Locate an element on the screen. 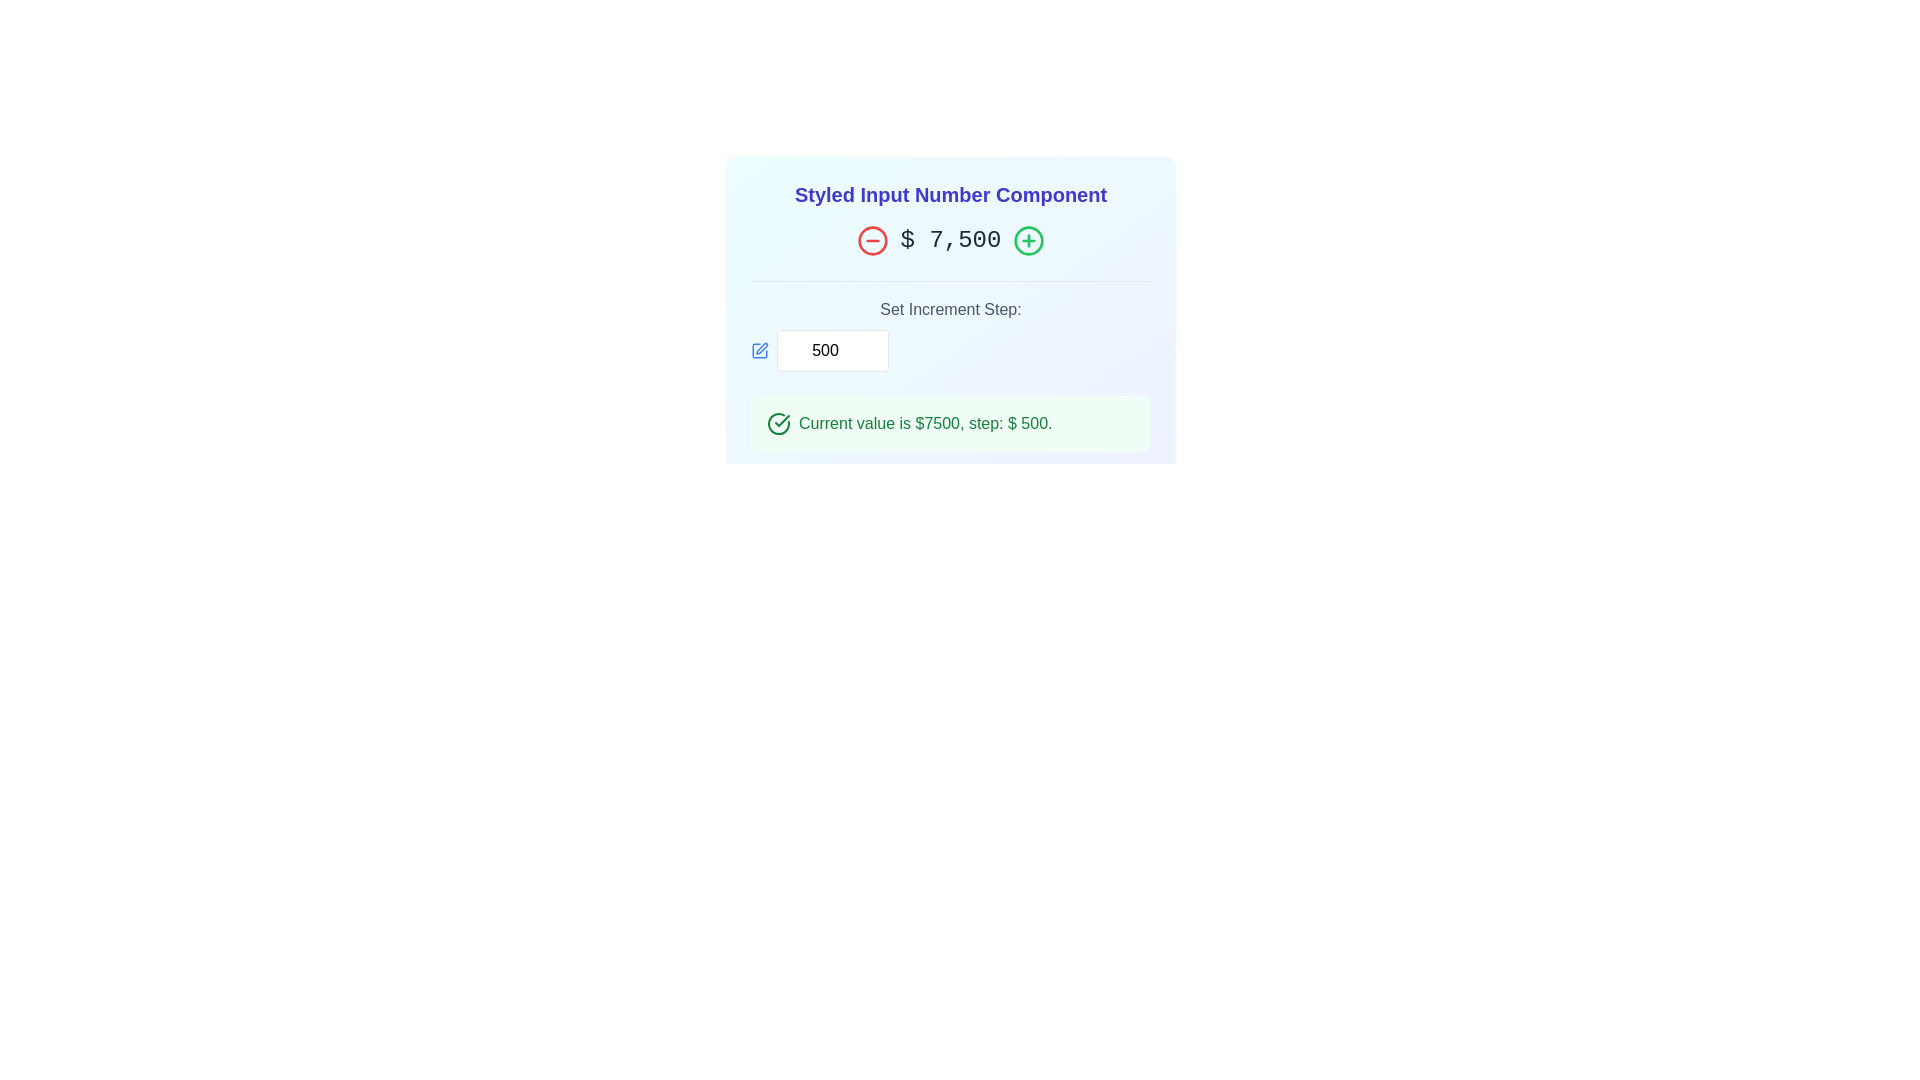 The image size is (1920, 1080). the SVG icon representing confirmation or success inside the green success notification box located at the bottom right of the main component is located at coordinates (777, 423).